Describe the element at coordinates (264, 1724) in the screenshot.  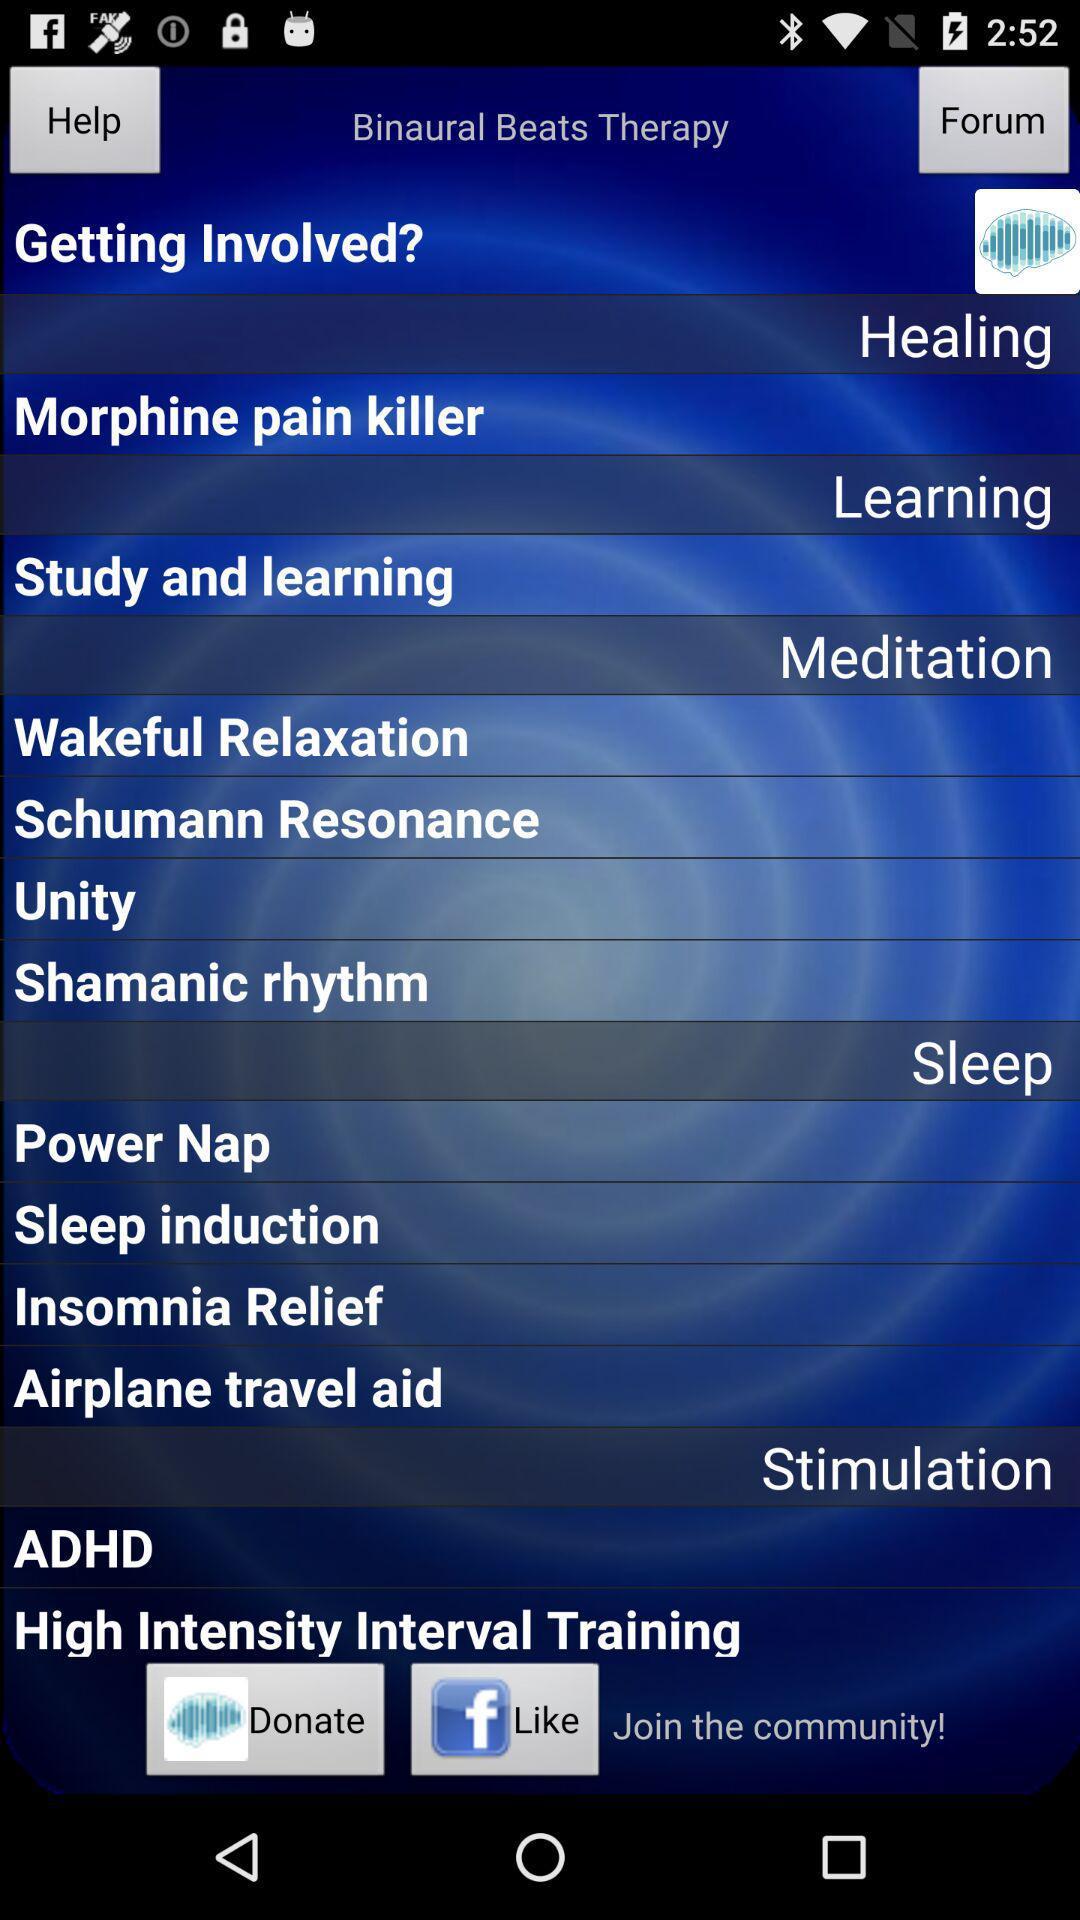
I see `the item at the bottom left corner` at that location.